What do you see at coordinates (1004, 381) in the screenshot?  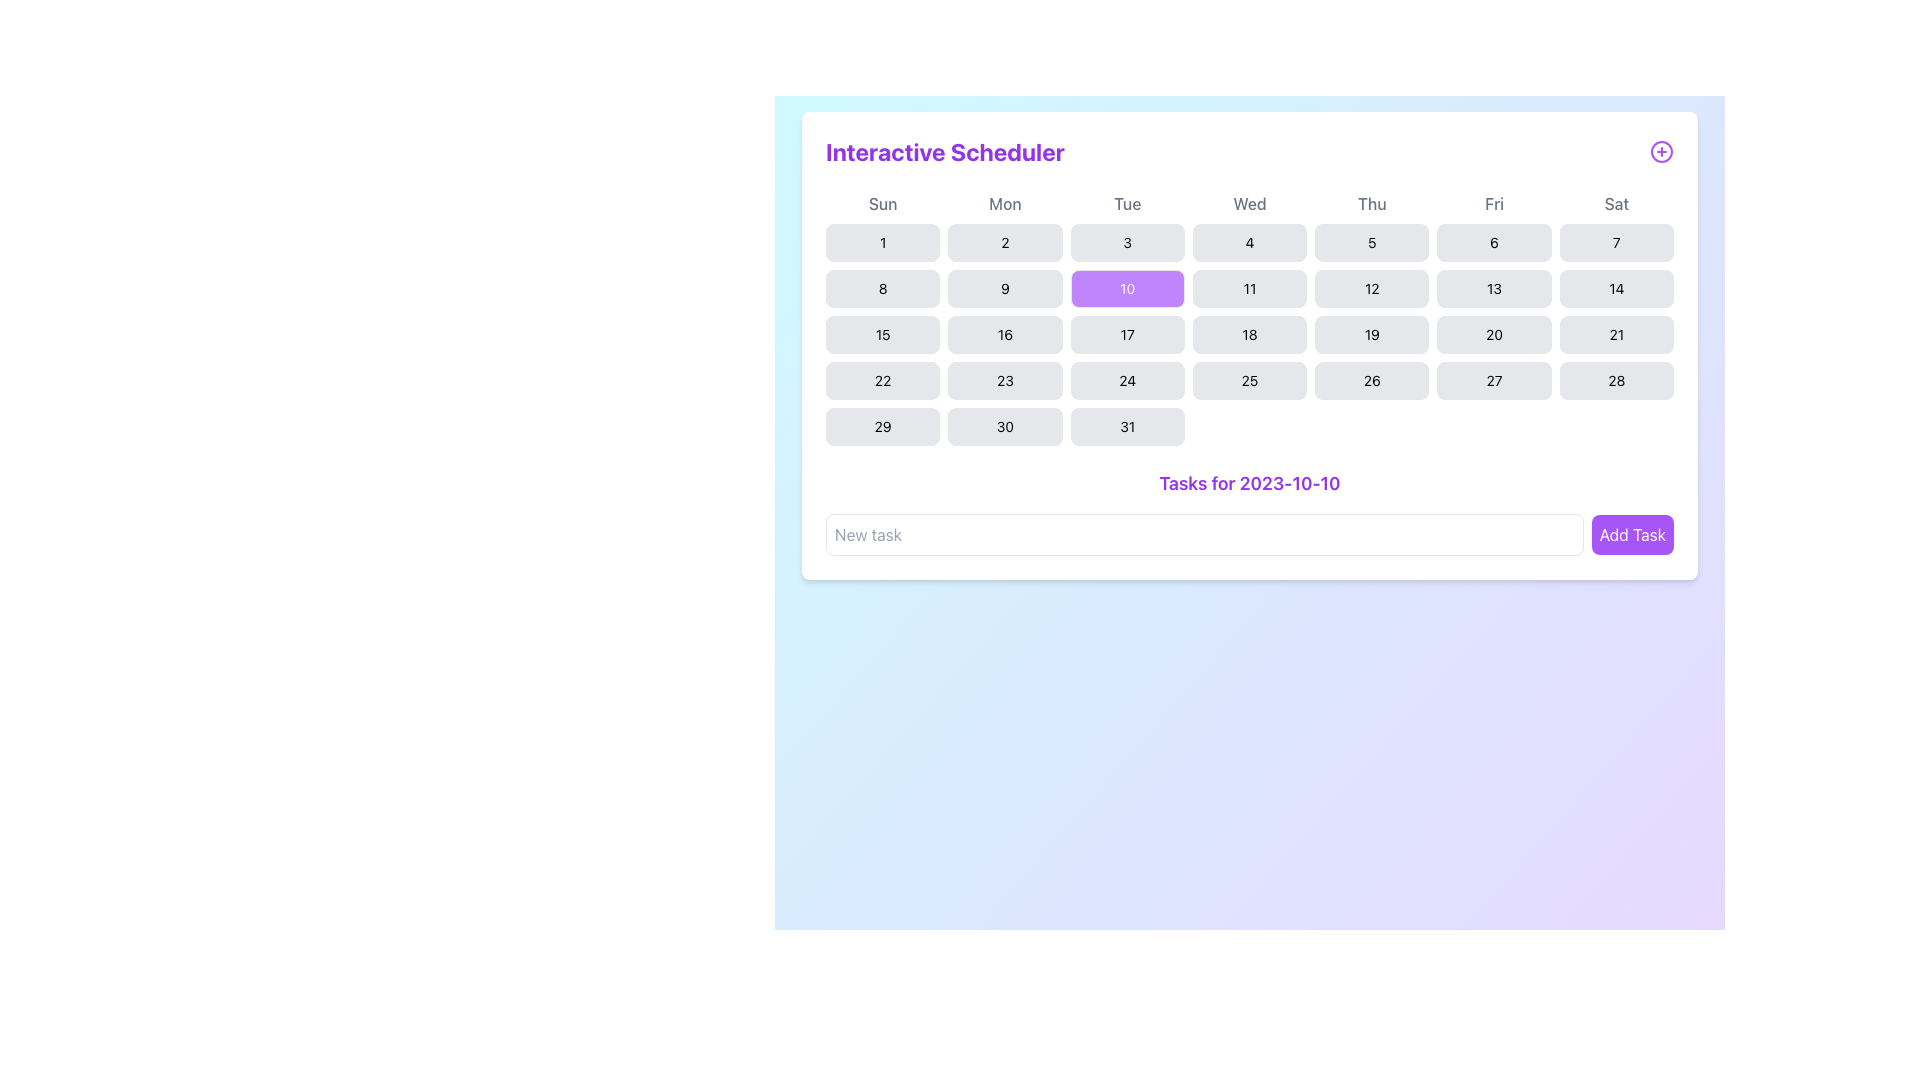 I see `the selectable day button in the calendar that corresponds to the date '23' located in the sixth column of the fourth row` at bounding box center [1004, 381].